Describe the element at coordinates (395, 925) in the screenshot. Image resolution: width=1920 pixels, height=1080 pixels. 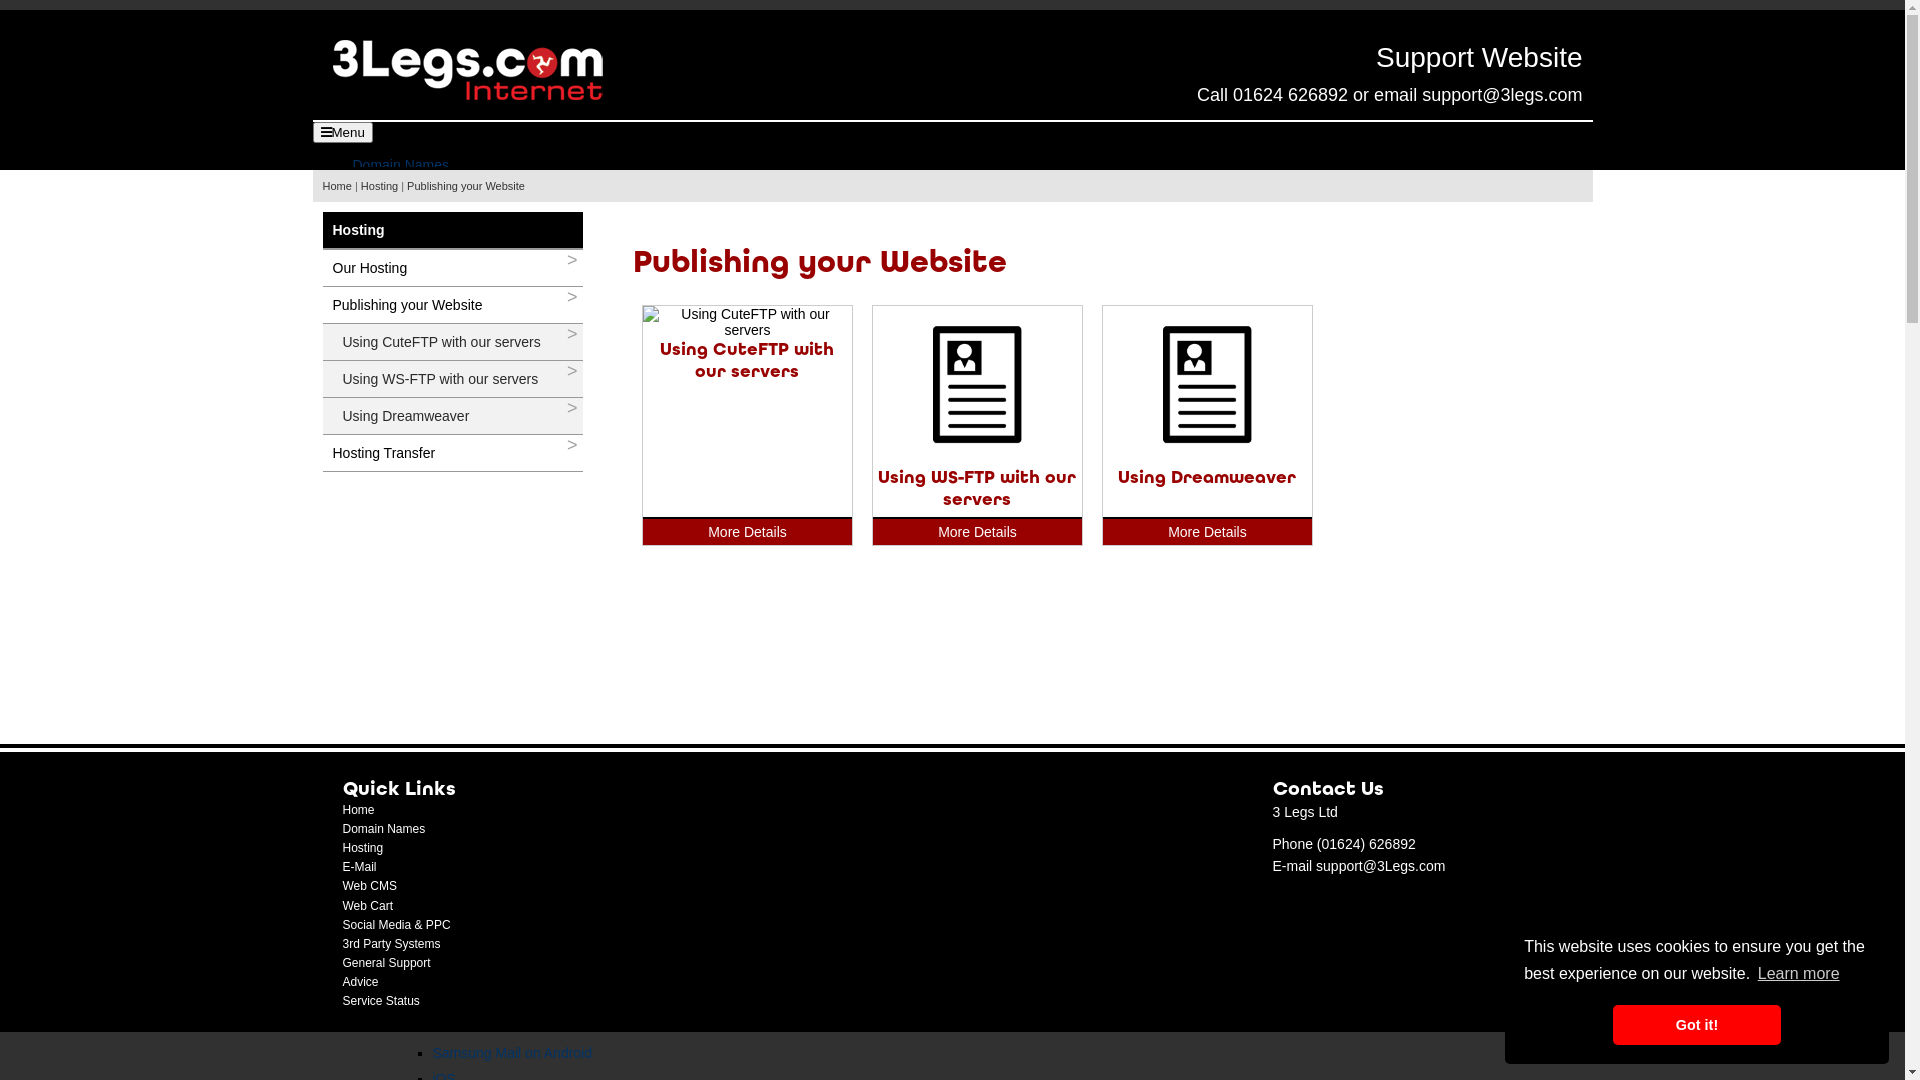
I see `'Social Media & PPC'` at that location.